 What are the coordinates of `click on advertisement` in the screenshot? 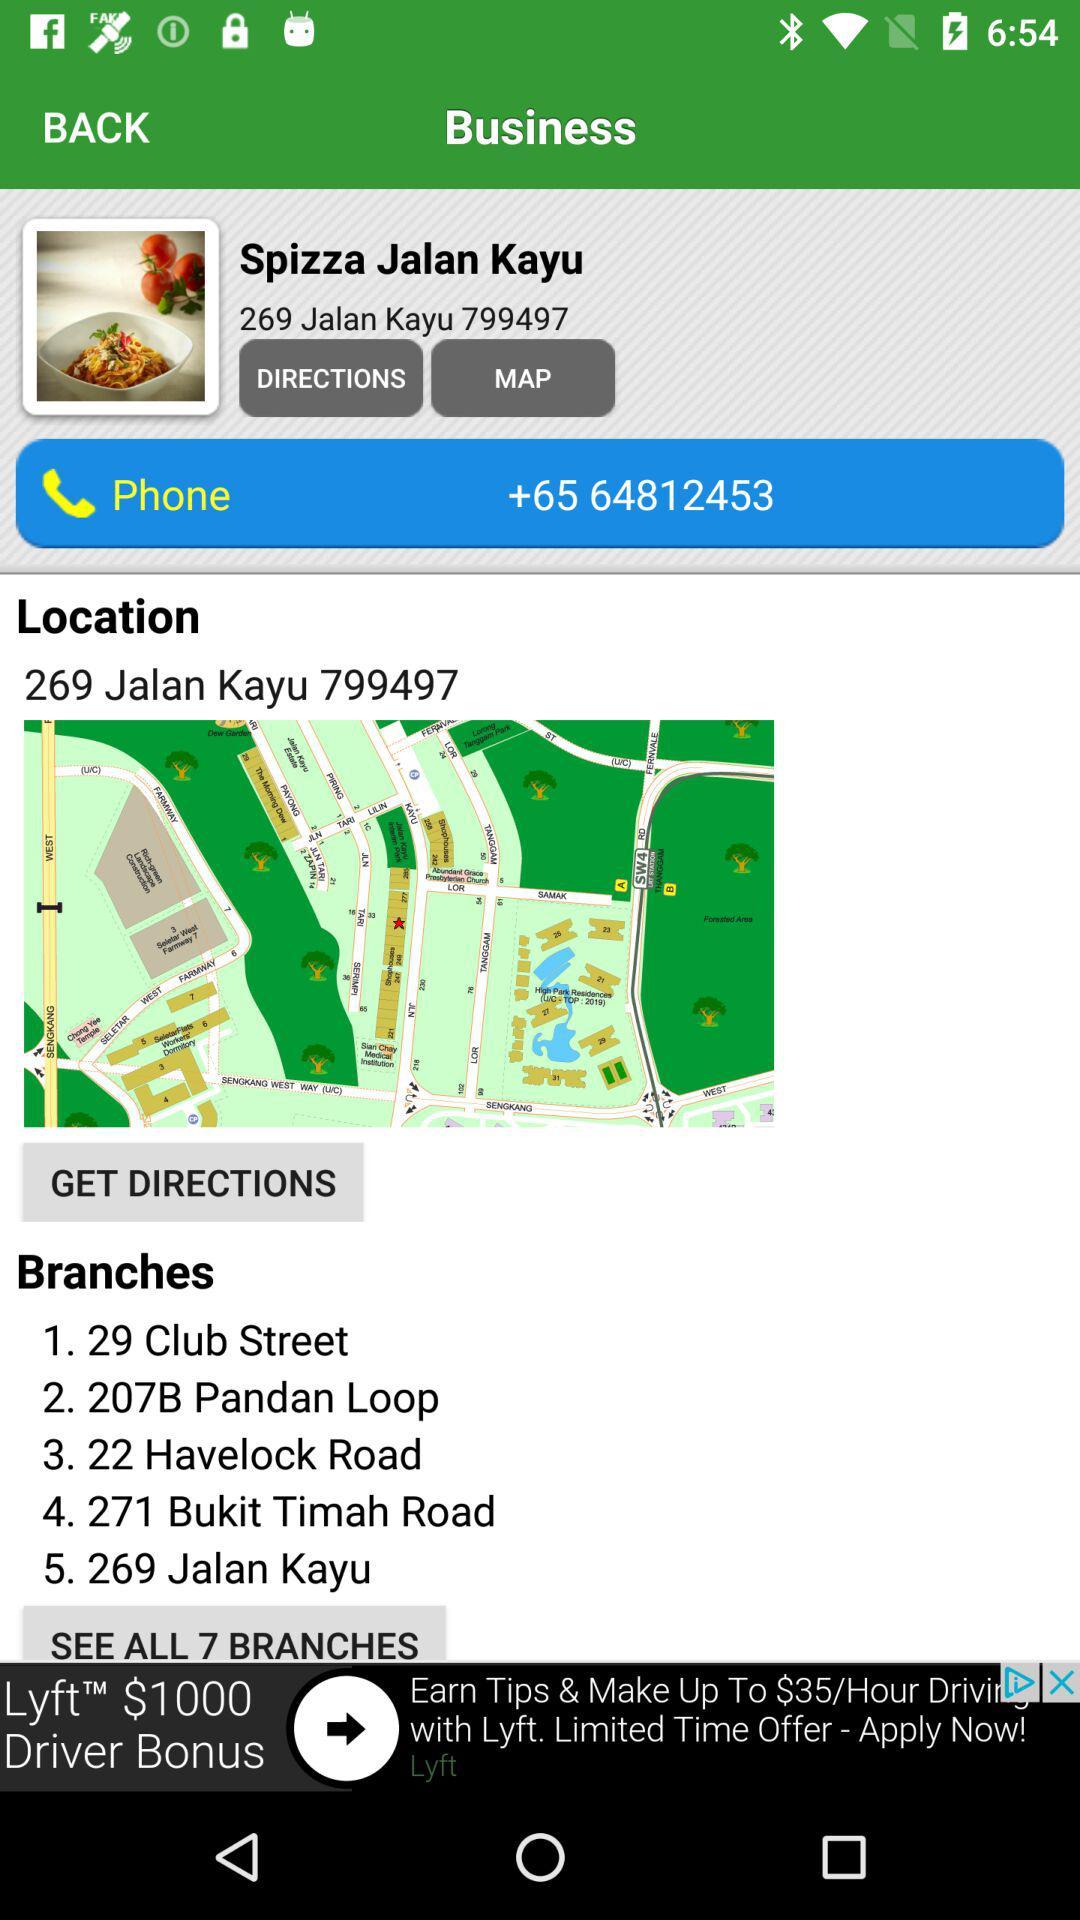 It's located at (540, 1727).